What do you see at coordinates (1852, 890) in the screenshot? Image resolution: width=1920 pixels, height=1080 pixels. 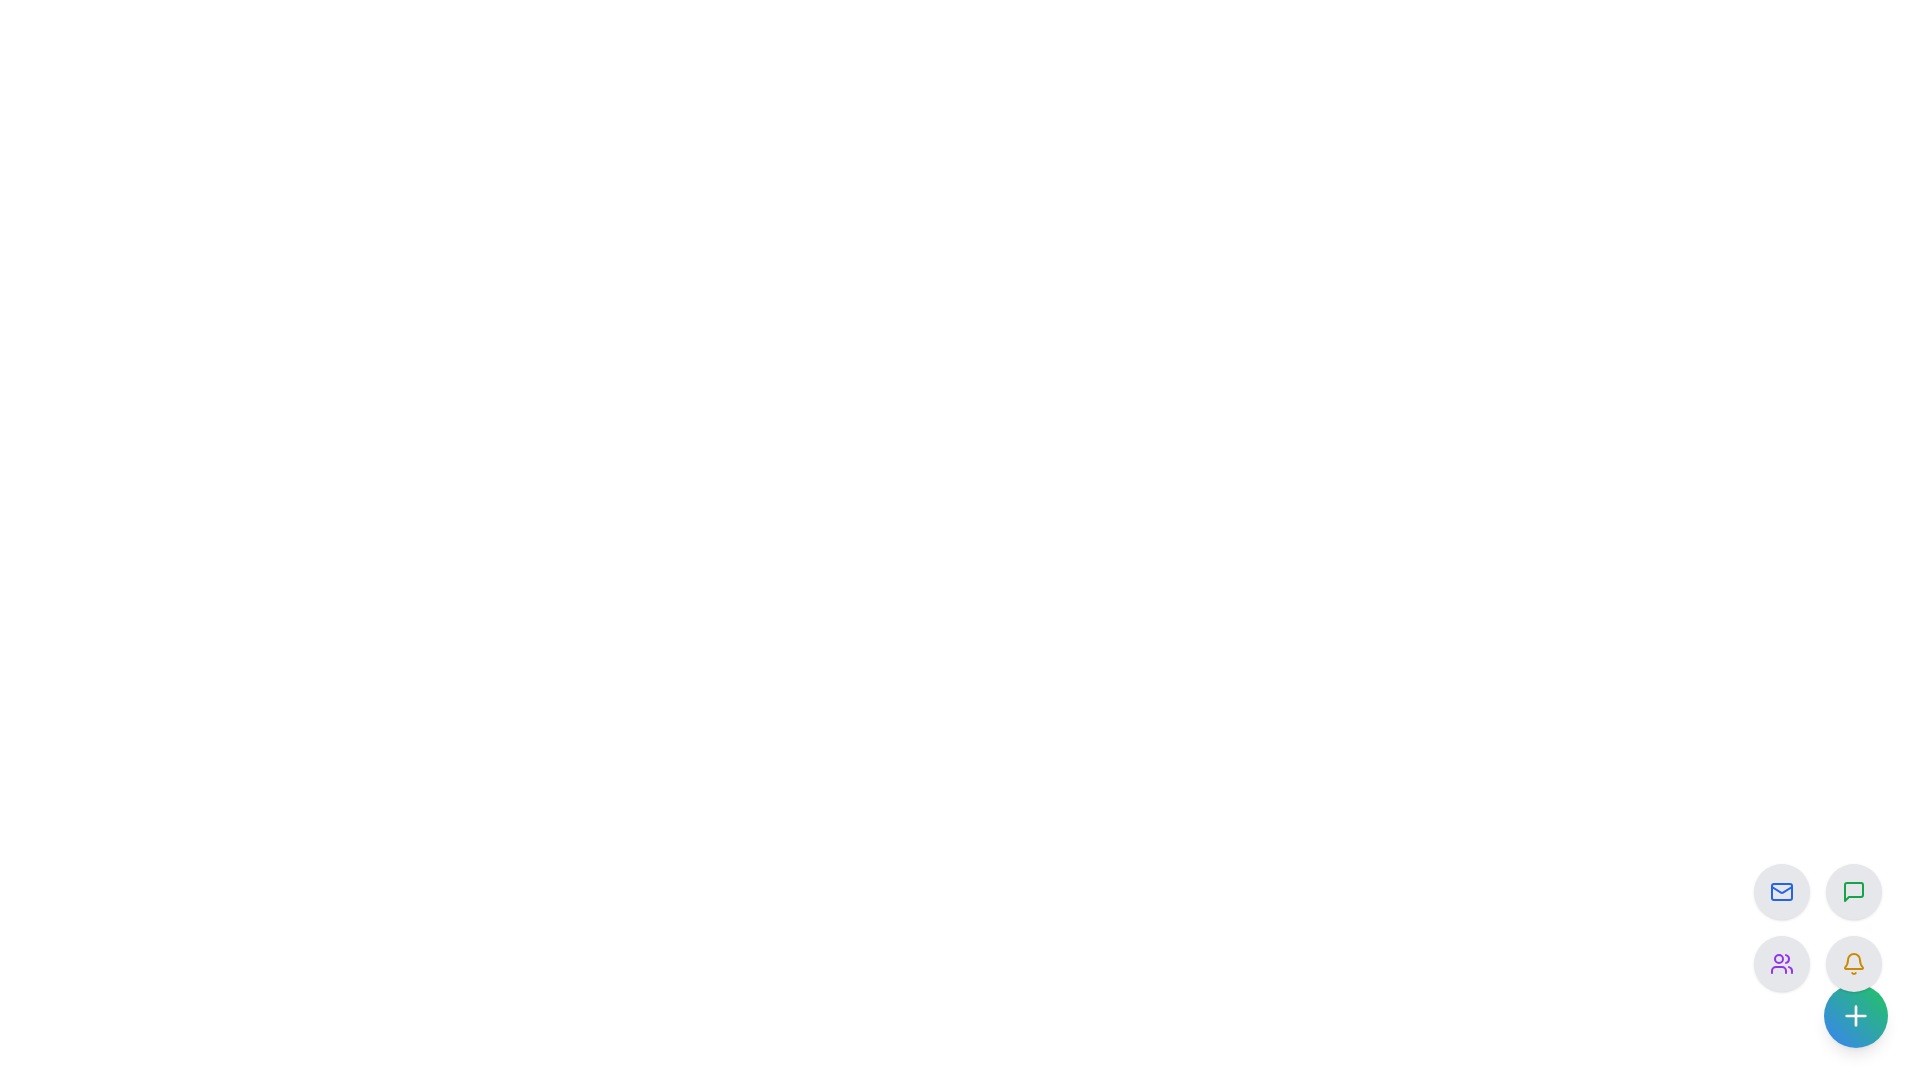 I see `the top-right circular button with a light gray background and a green message-square icon to initiate a chat` at bounding box center [1852, 890].